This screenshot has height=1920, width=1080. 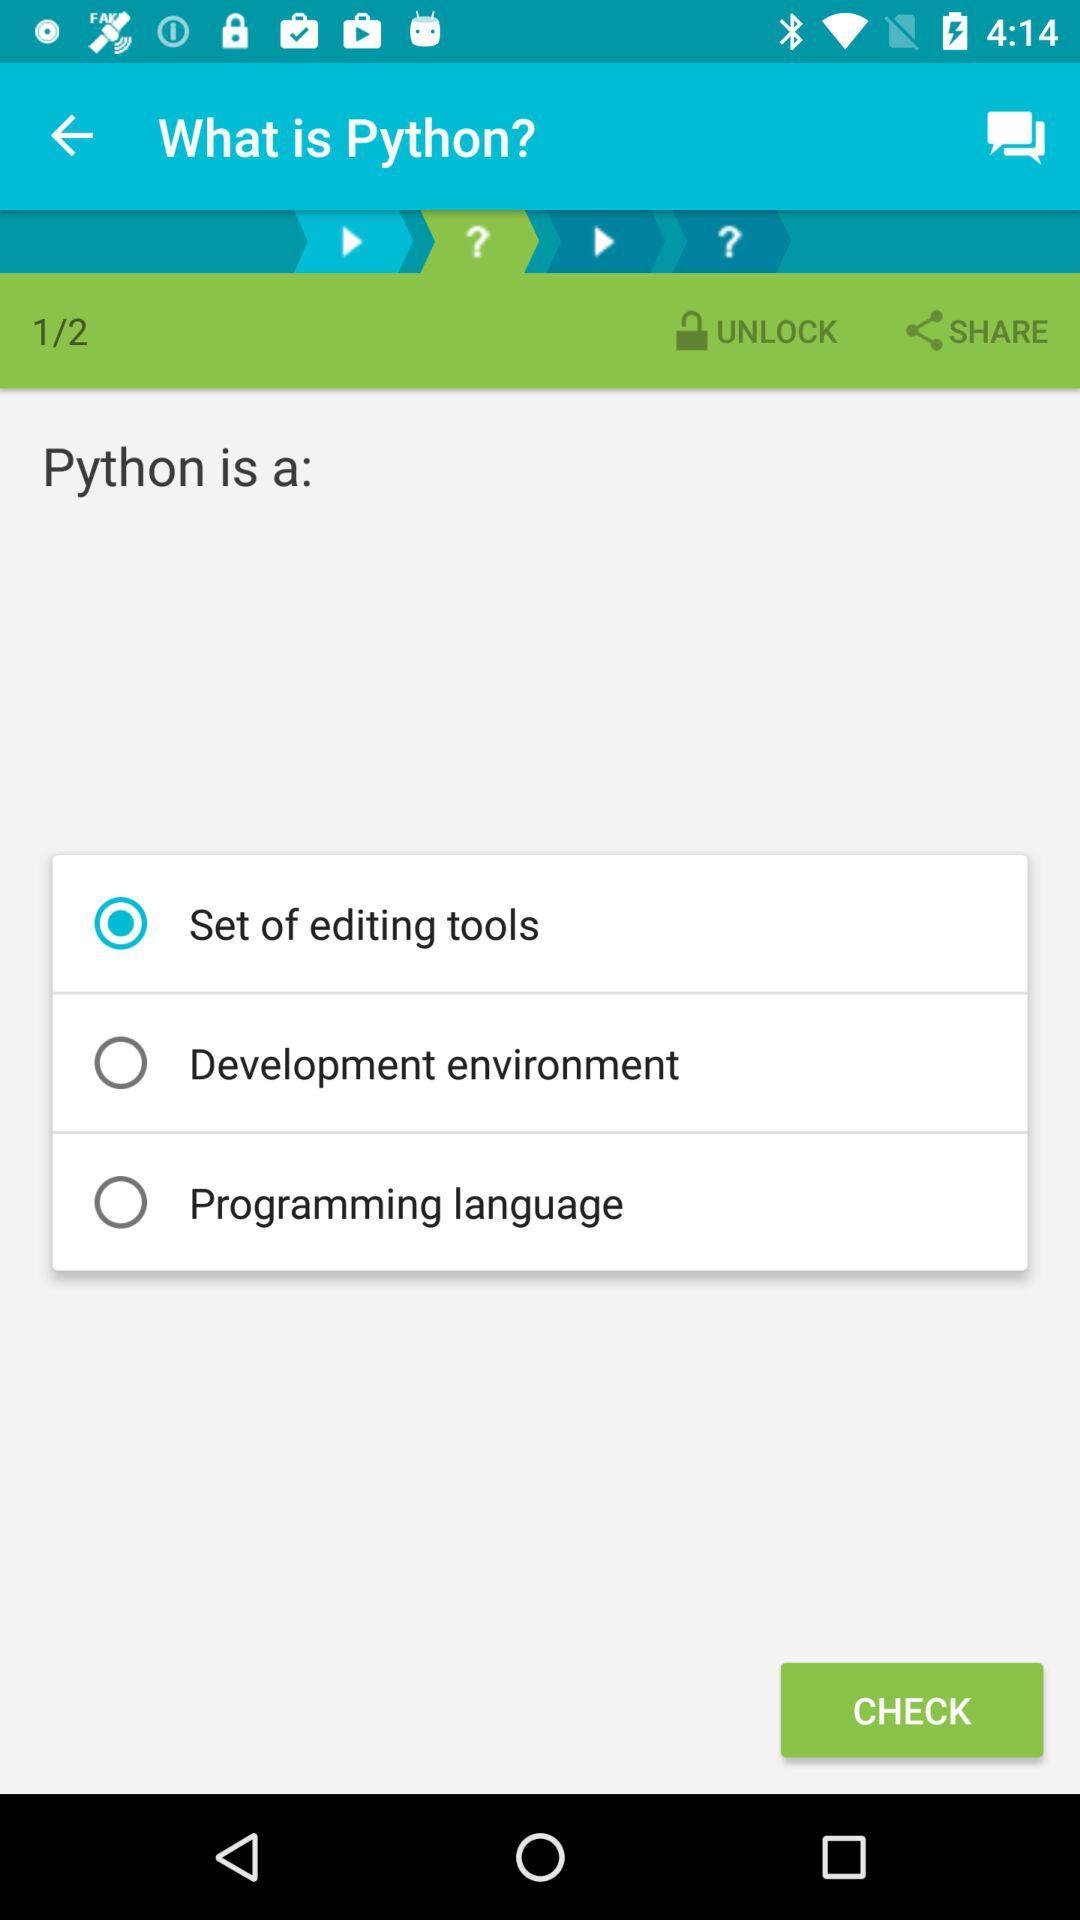 What do you see at coordinates (752, 330) in the screenshot?
I see `item to the left of the share item` at bounding box center [752, 330].